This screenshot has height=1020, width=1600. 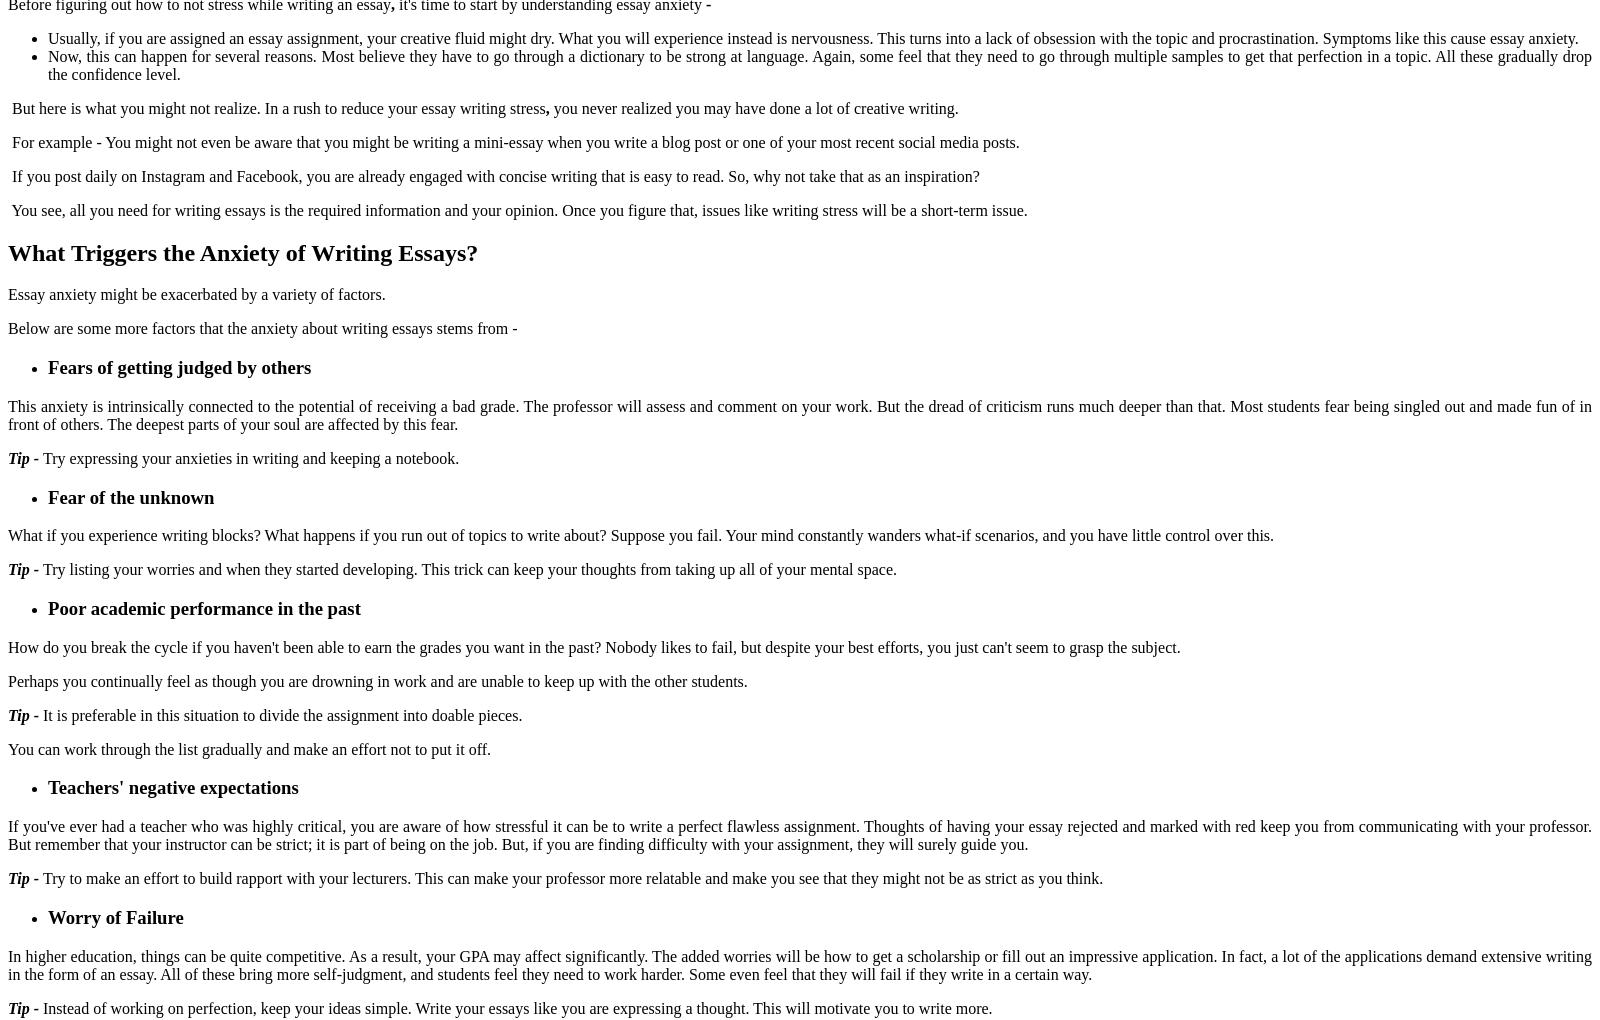 What do you see at coordinates (254, 456) in the screenshot?
I see `'Try expressing your anxieties in writing and keeping a notebook.'` at bounding box center [254, 456].